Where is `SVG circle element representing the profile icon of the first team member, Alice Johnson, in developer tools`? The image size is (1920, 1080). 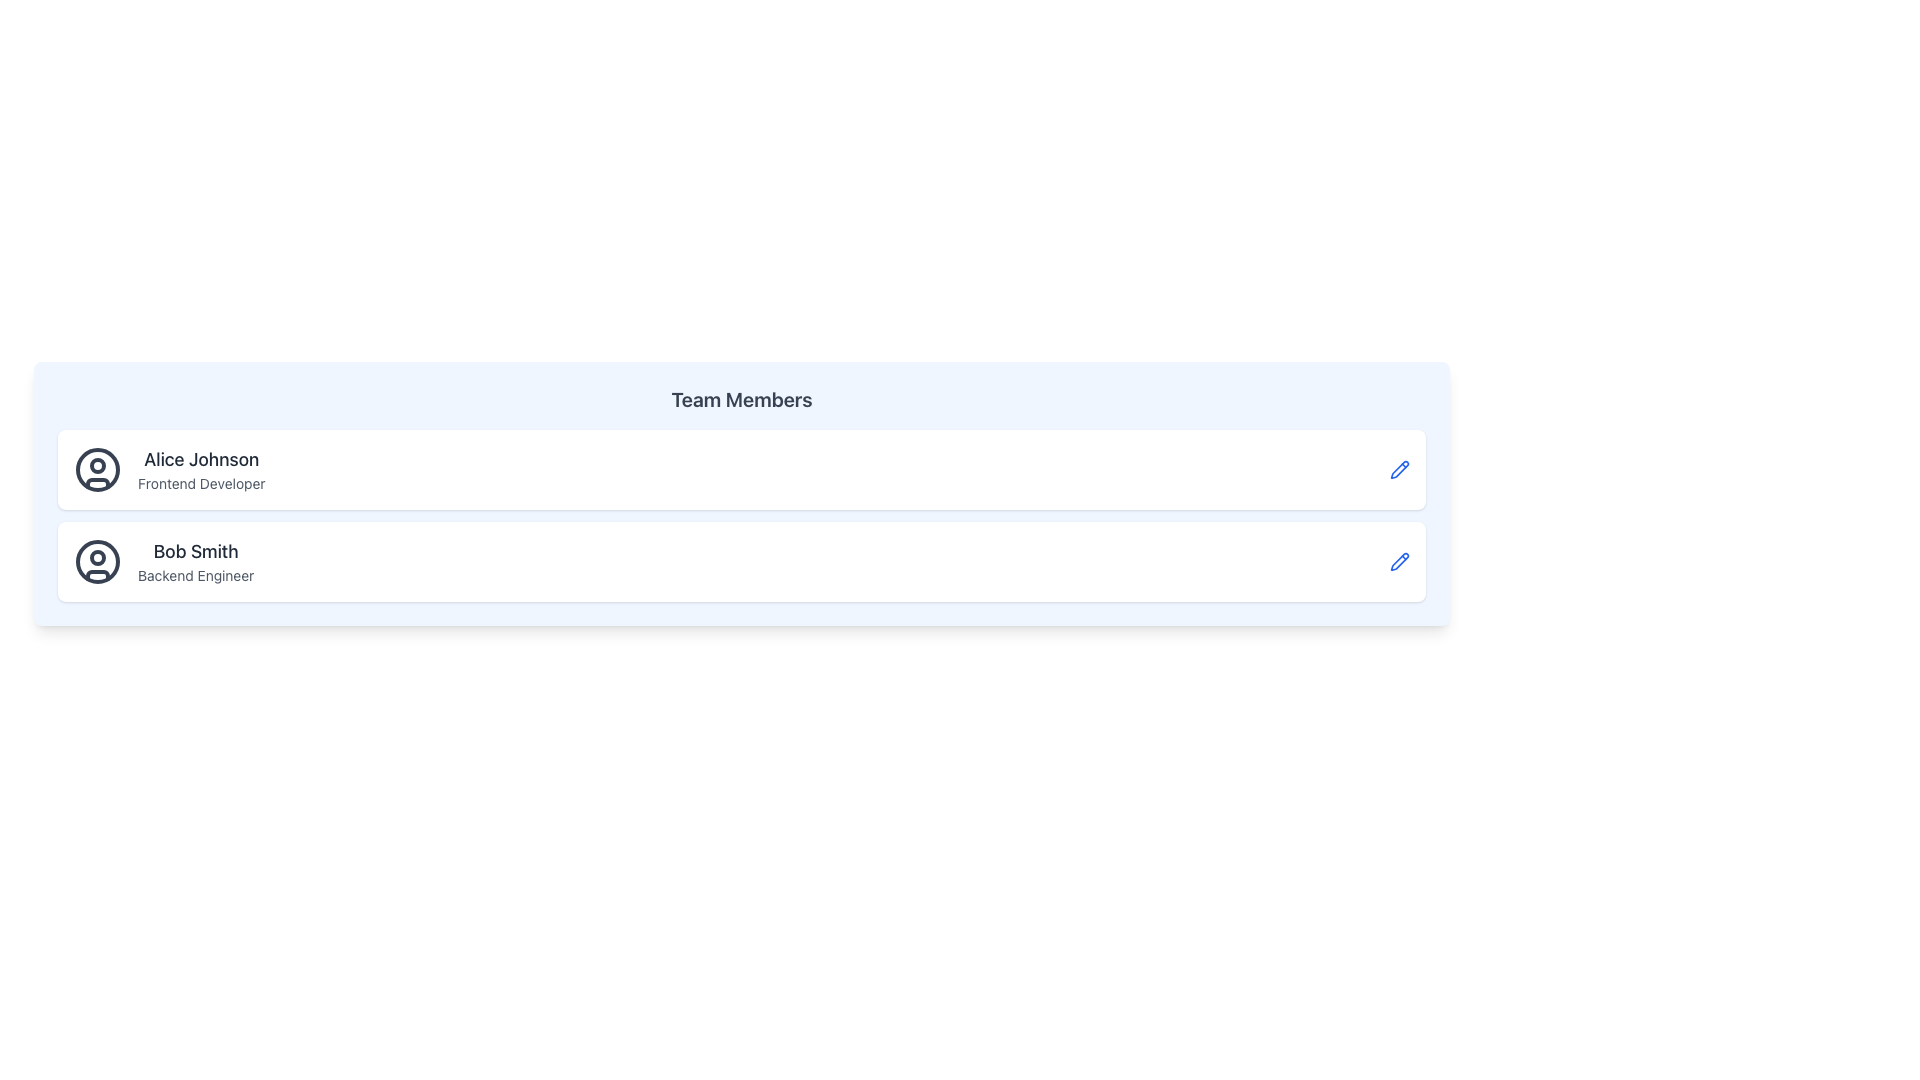
SVG circle element representing the profile icon of the first team member, Alice Johnson, in developer tools is located at coordinates (96, 470).